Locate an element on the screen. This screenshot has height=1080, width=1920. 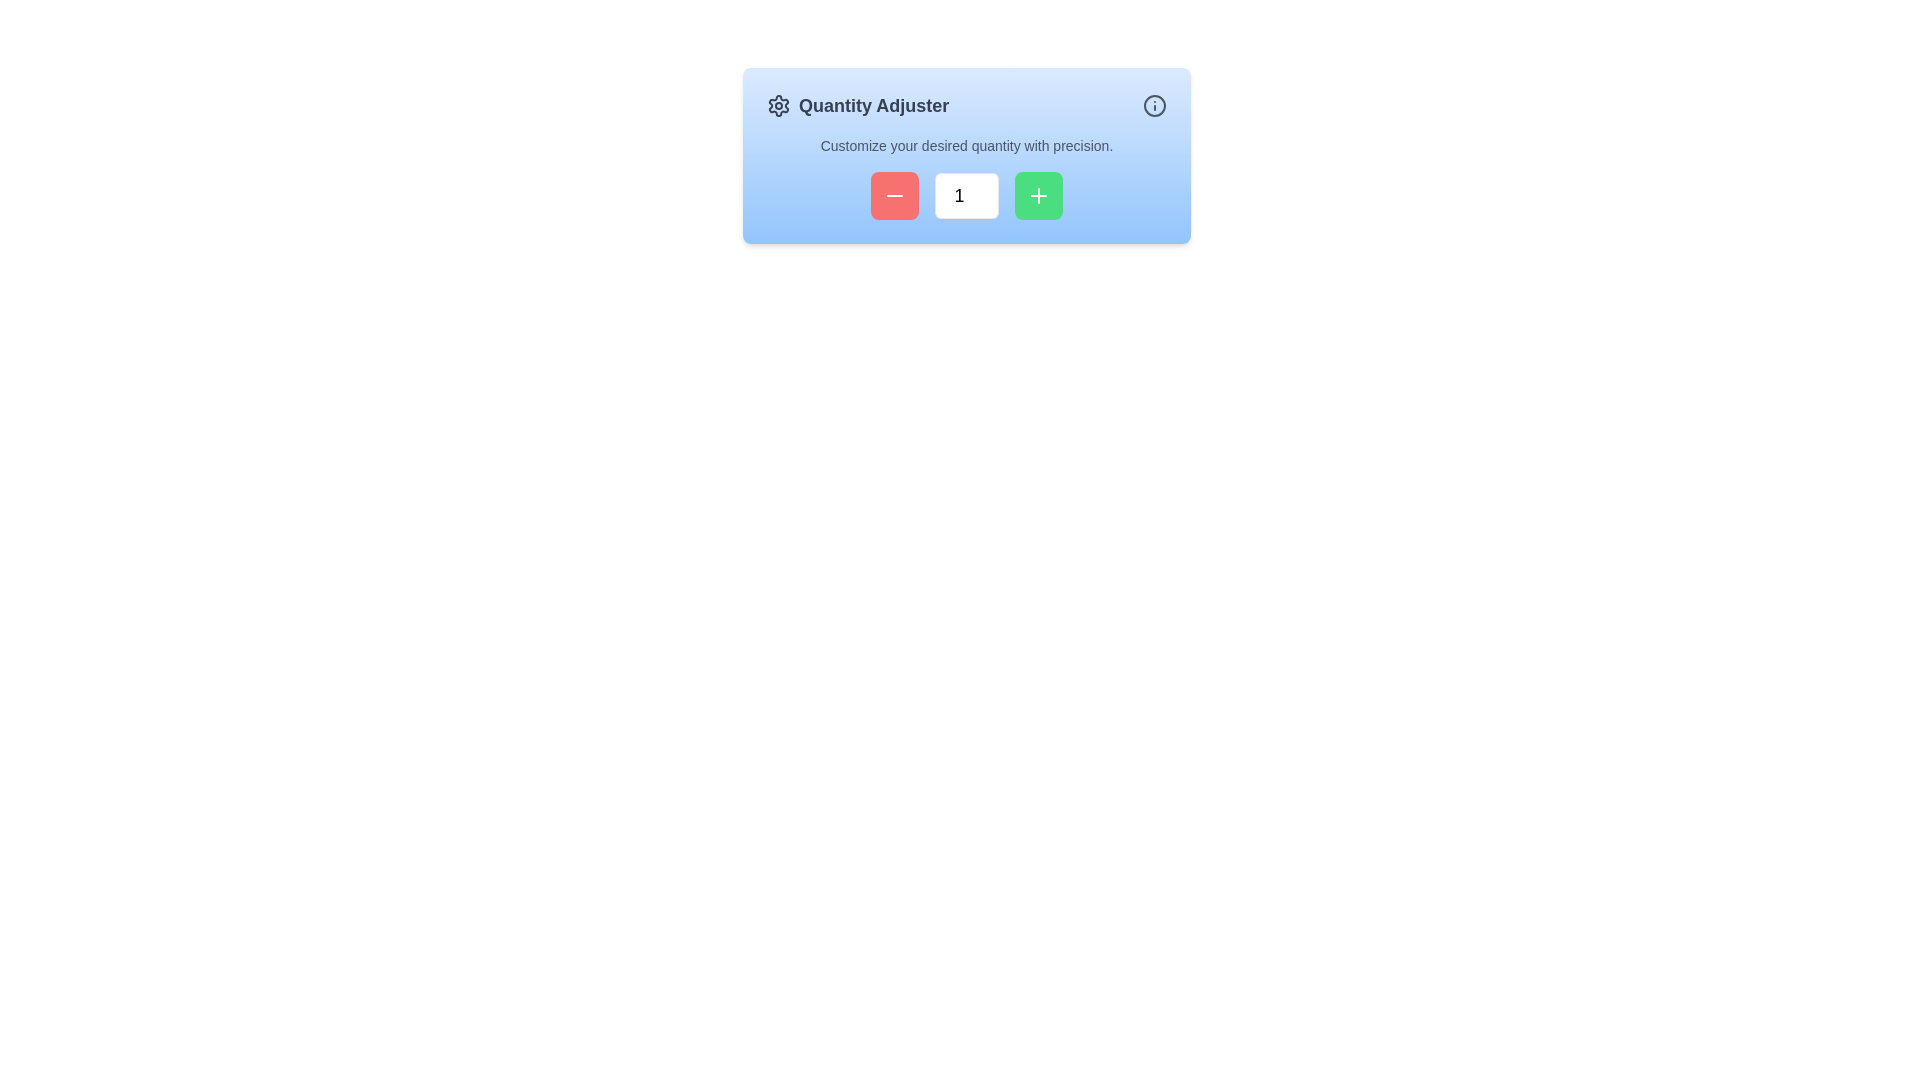
the gear icon, which is styled with a gray stroke and a white fill, located next to the text 'Quantity Adjuster' on the blue panel is located at coordinates (777, 105).